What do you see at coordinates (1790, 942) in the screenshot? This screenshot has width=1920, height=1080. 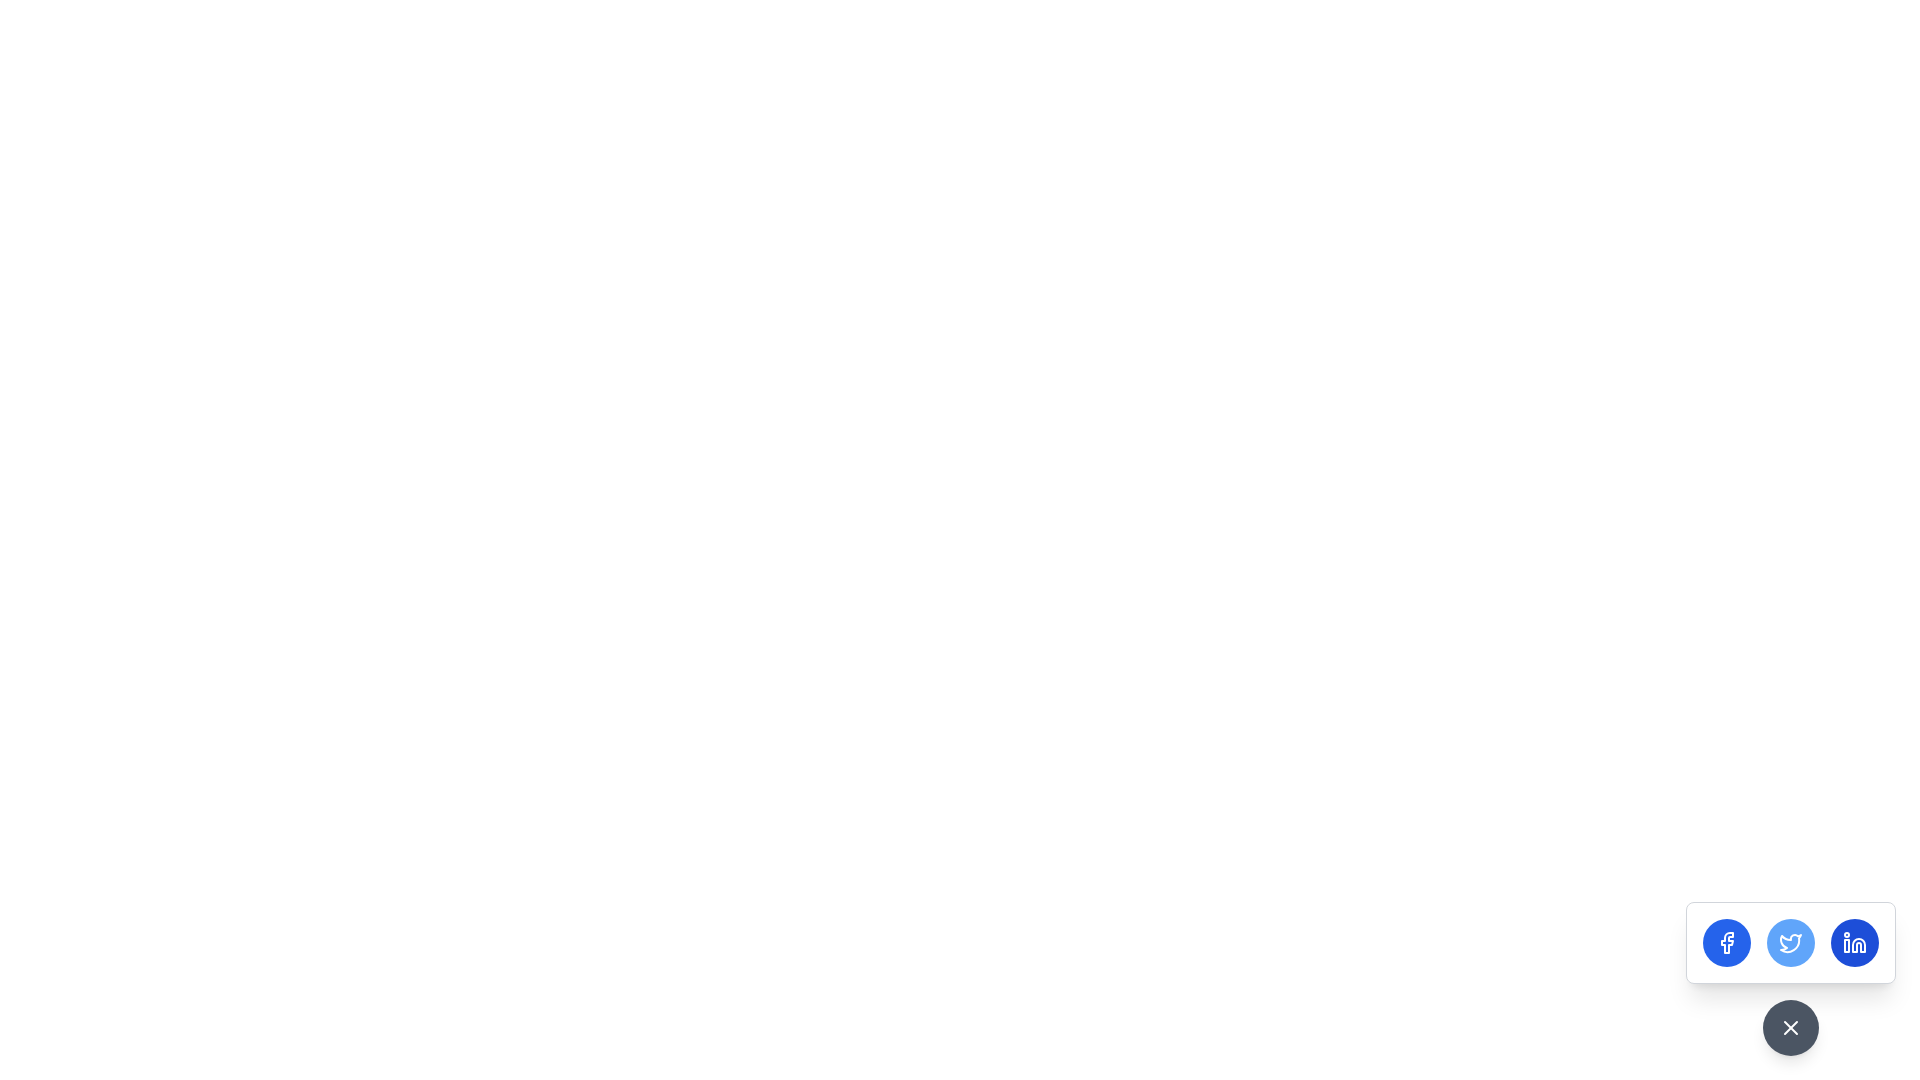 I see `the middle circular button for Twitter functionality` at bounding box center [1790, 942].